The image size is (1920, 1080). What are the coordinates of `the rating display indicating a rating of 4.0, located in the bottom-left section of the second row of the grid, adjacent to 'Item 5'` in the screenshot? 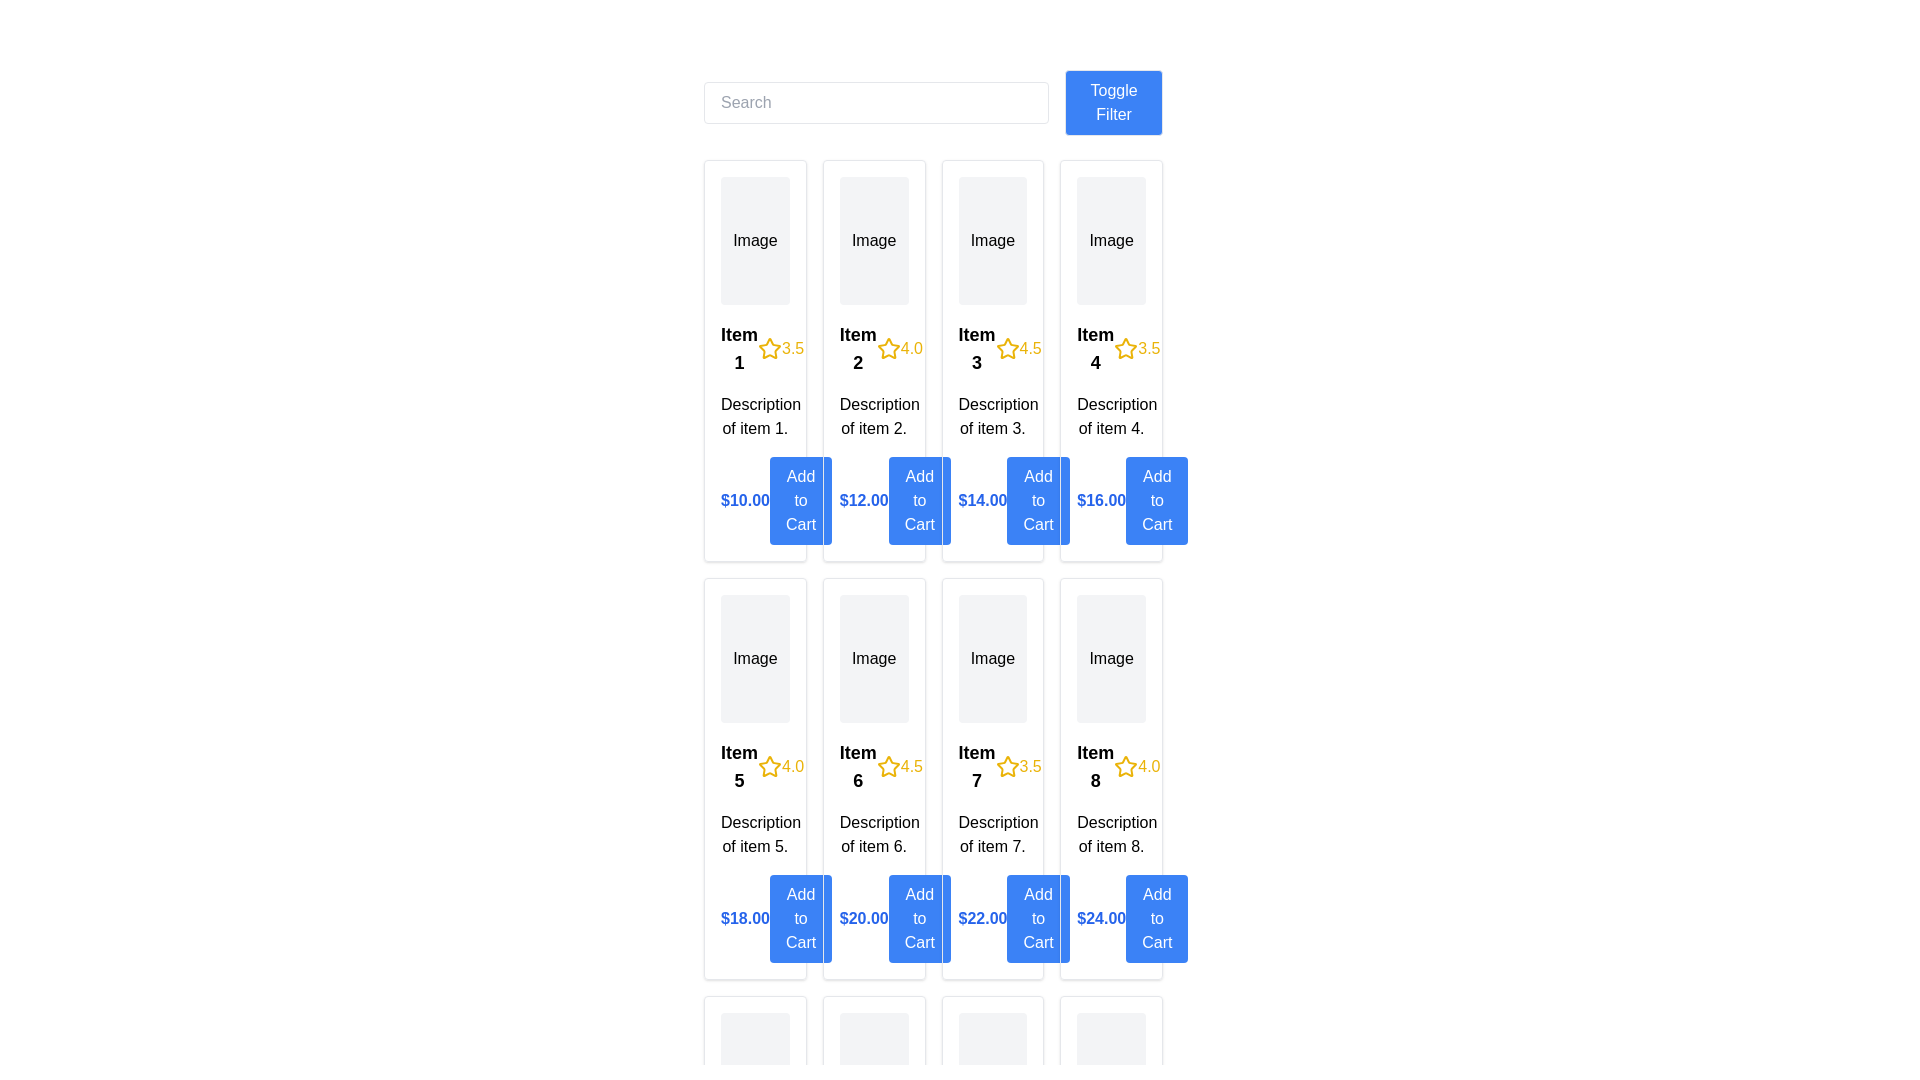 It's located at (780, 766).